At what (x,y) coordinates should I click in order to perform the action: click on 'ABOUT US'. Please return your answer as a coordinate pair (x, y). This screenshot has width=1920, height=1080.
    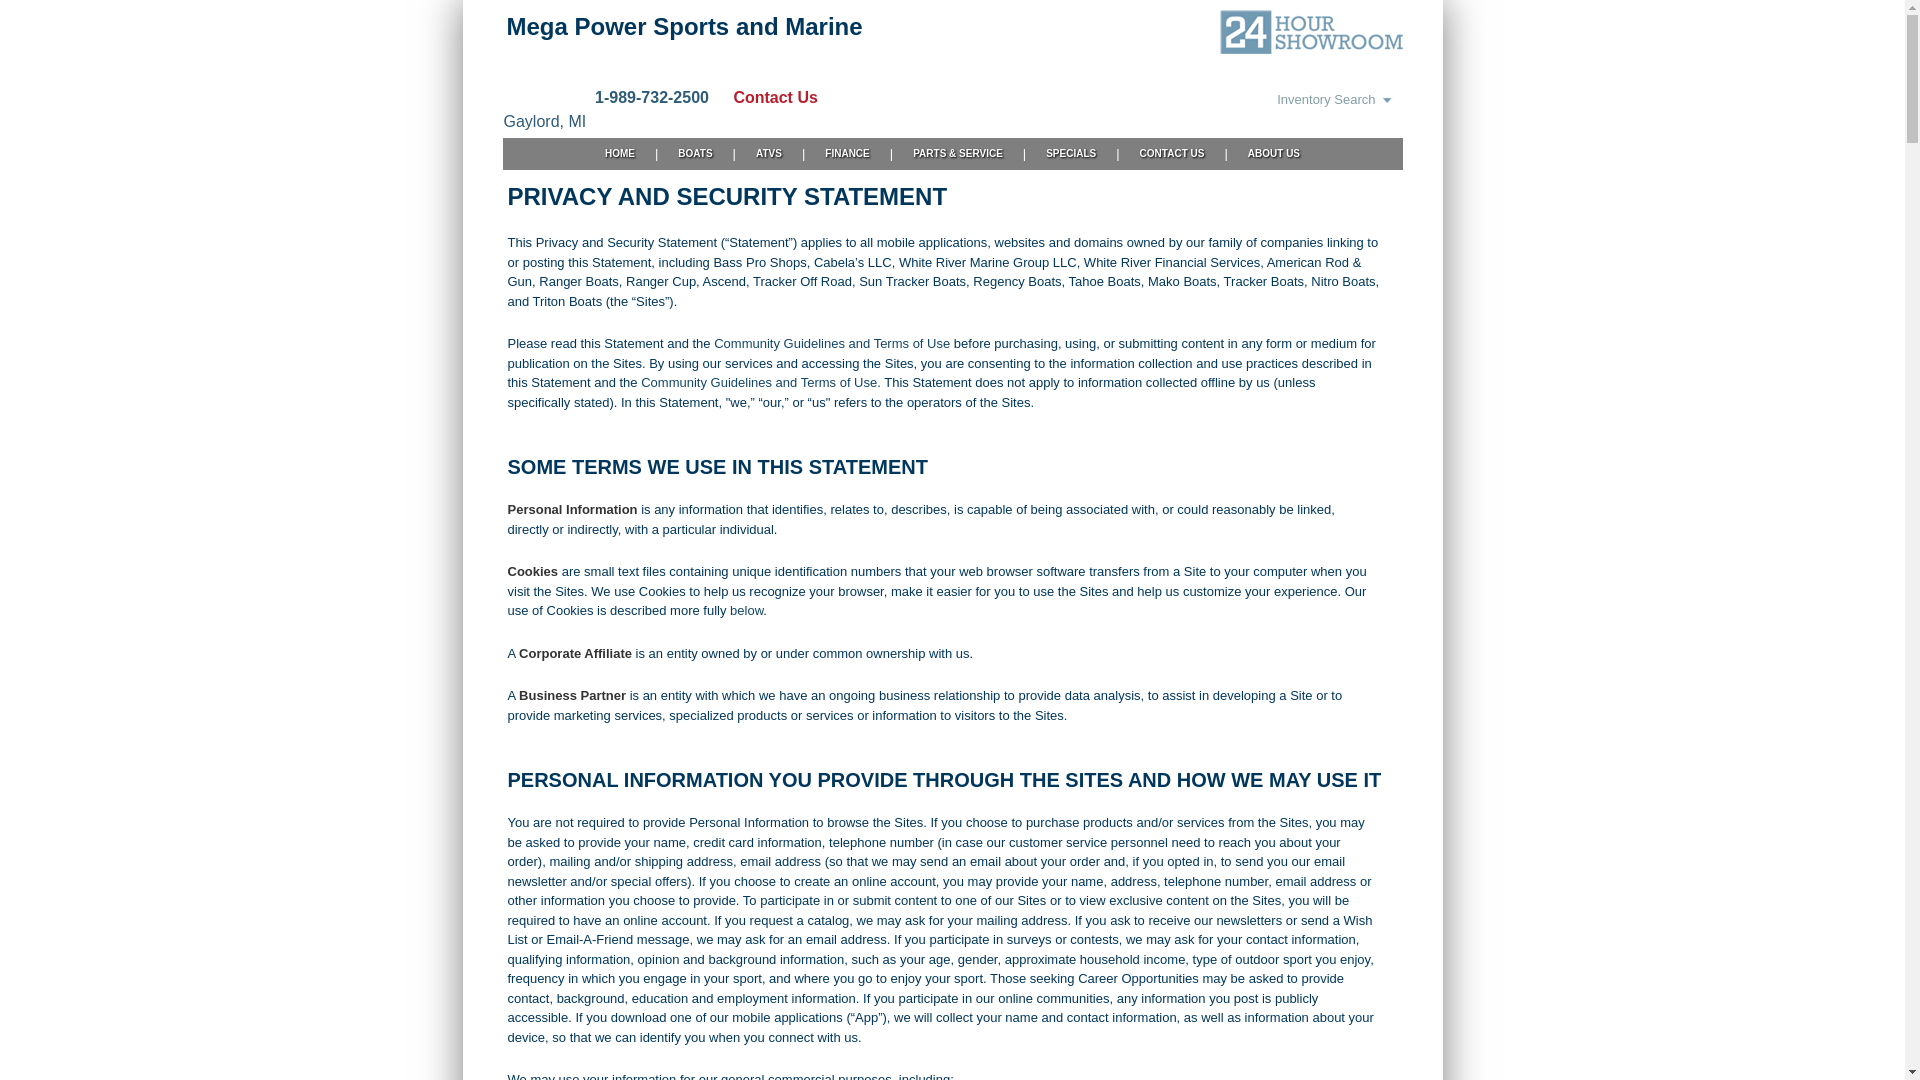
    Looking at the image, I should click on (1272, 153).